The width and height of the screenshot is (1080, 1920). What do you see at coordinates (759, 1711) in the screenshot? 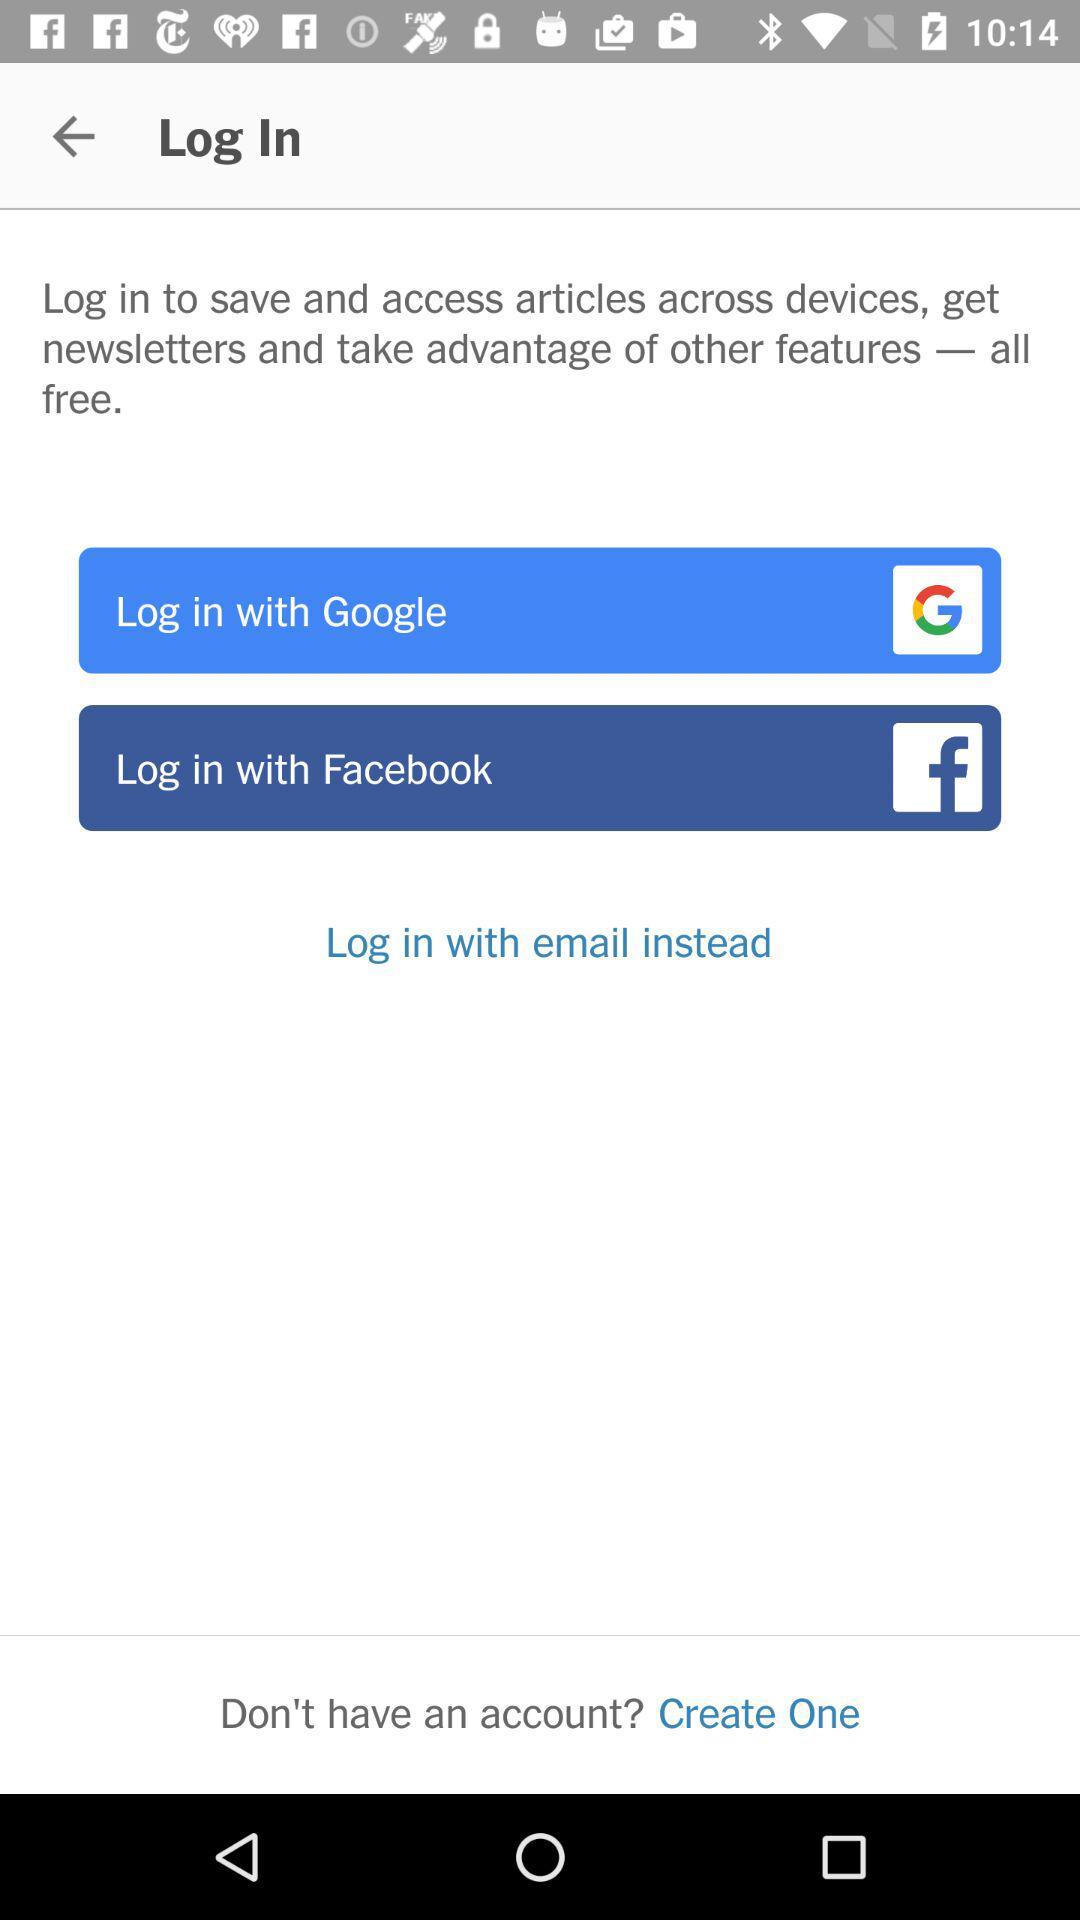
I see `the item to the right of the don t have item` at bounding box center [759, 1711].